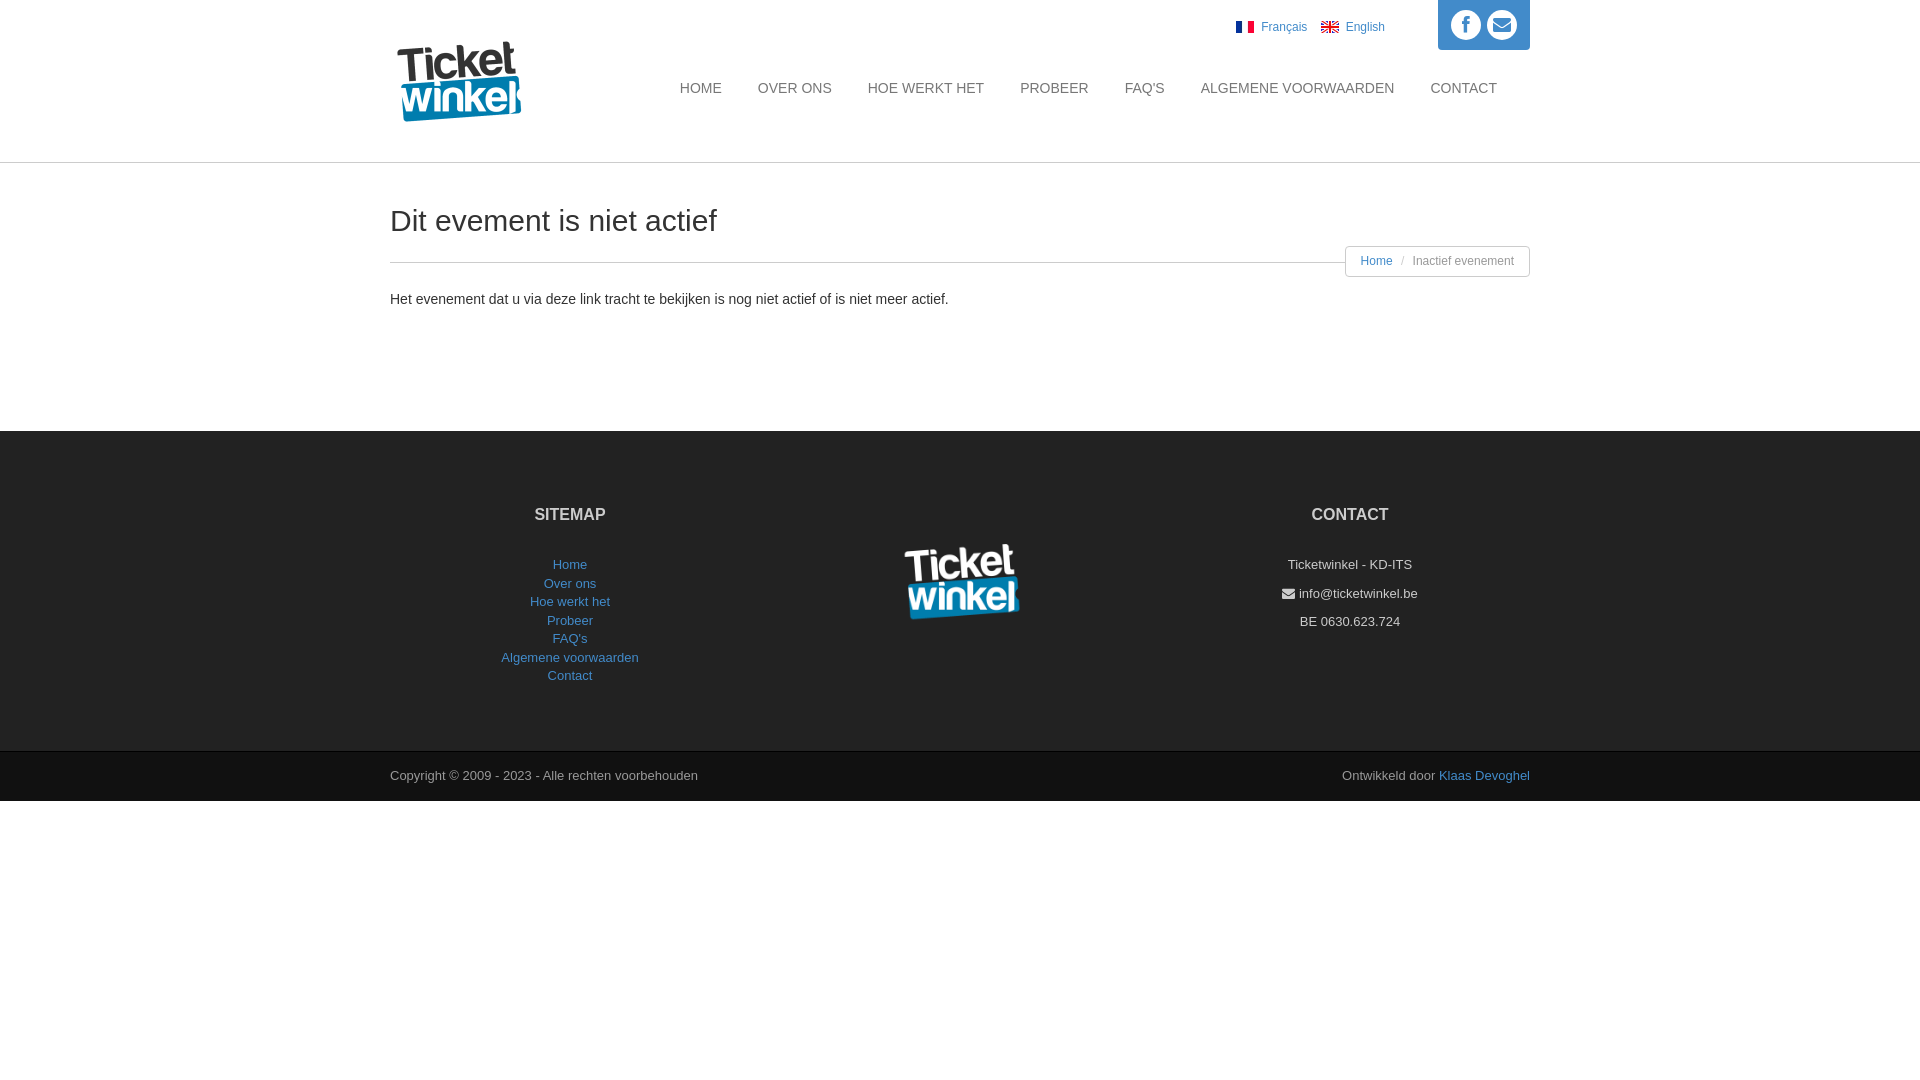  Describe the element at coordinates (529, 600) in the screenshot. I see `'Hoe werkt het'` at that location.